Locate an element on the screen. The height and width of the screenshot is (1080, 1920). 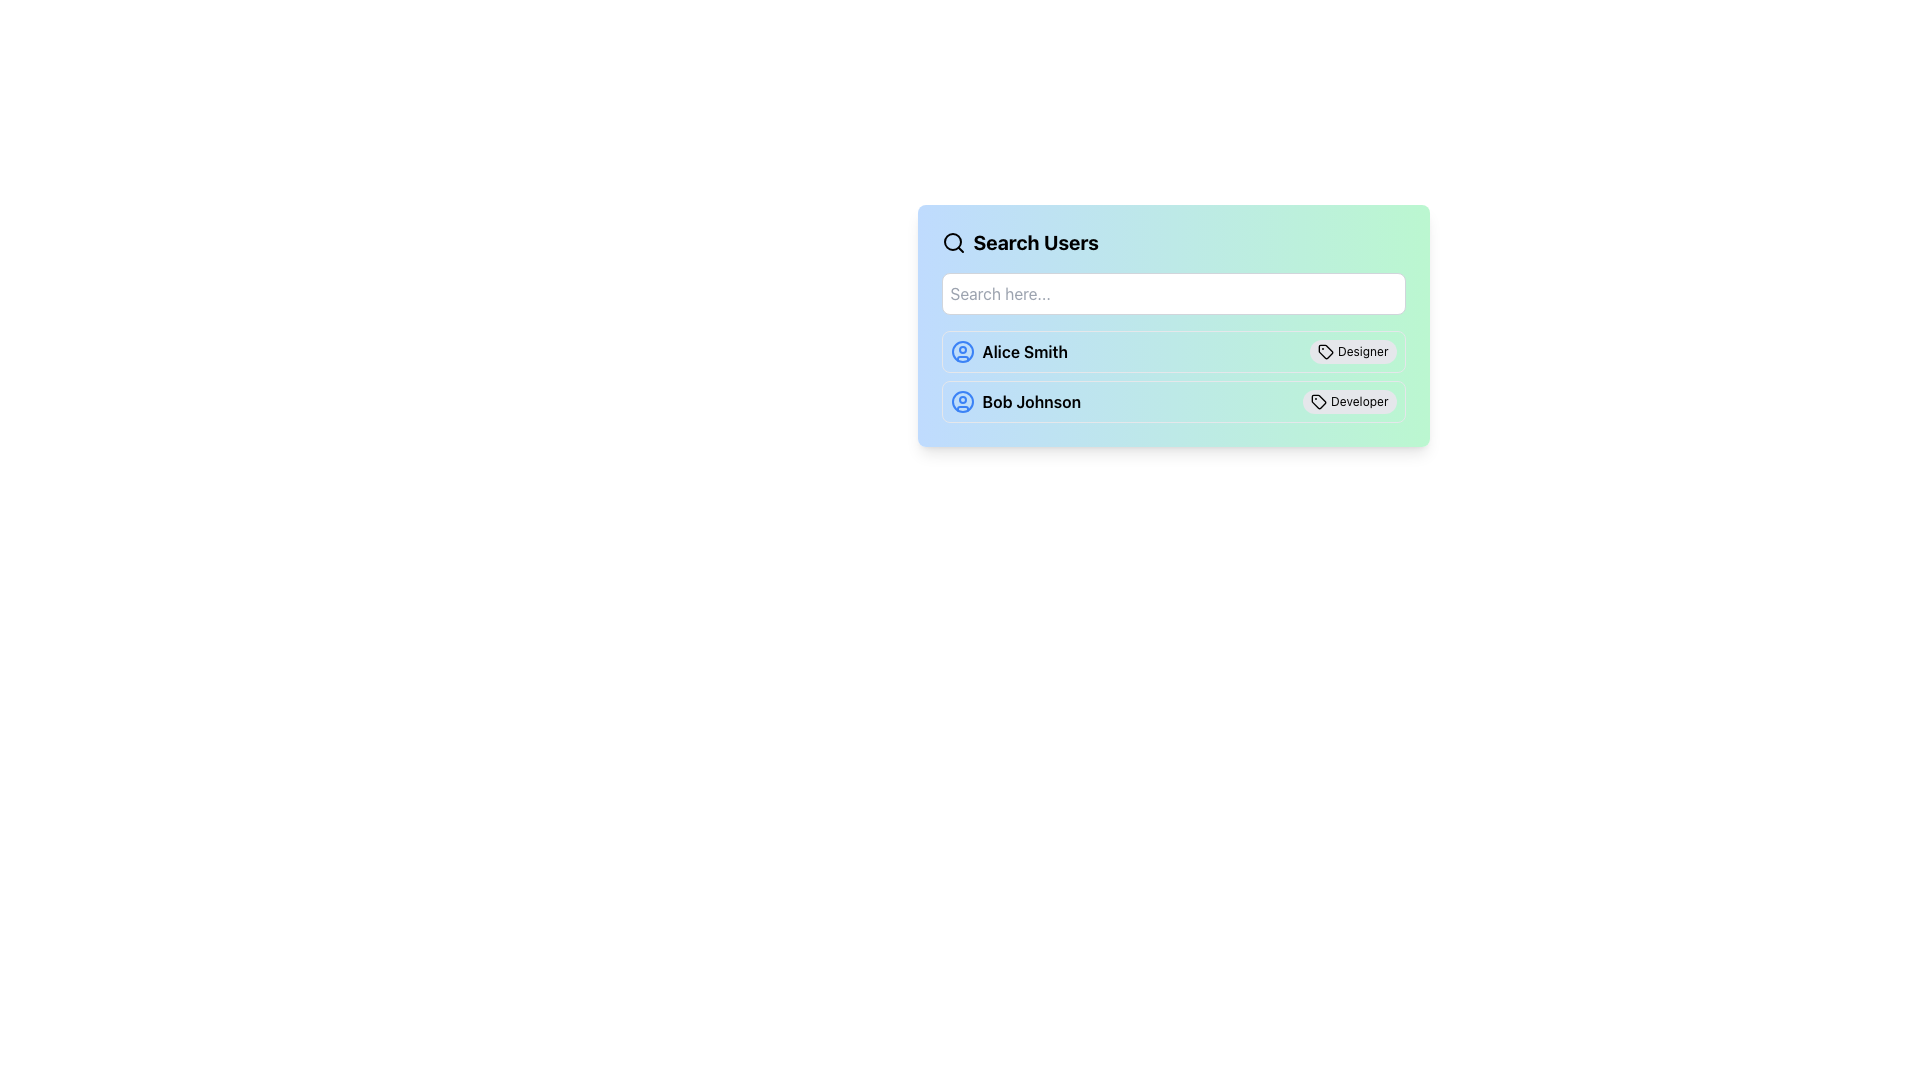
the Text Label that displays the name of a listed user, which is positioned to the right of a circular blue-themed avatar graphic is located at coordinates (1031, 401).